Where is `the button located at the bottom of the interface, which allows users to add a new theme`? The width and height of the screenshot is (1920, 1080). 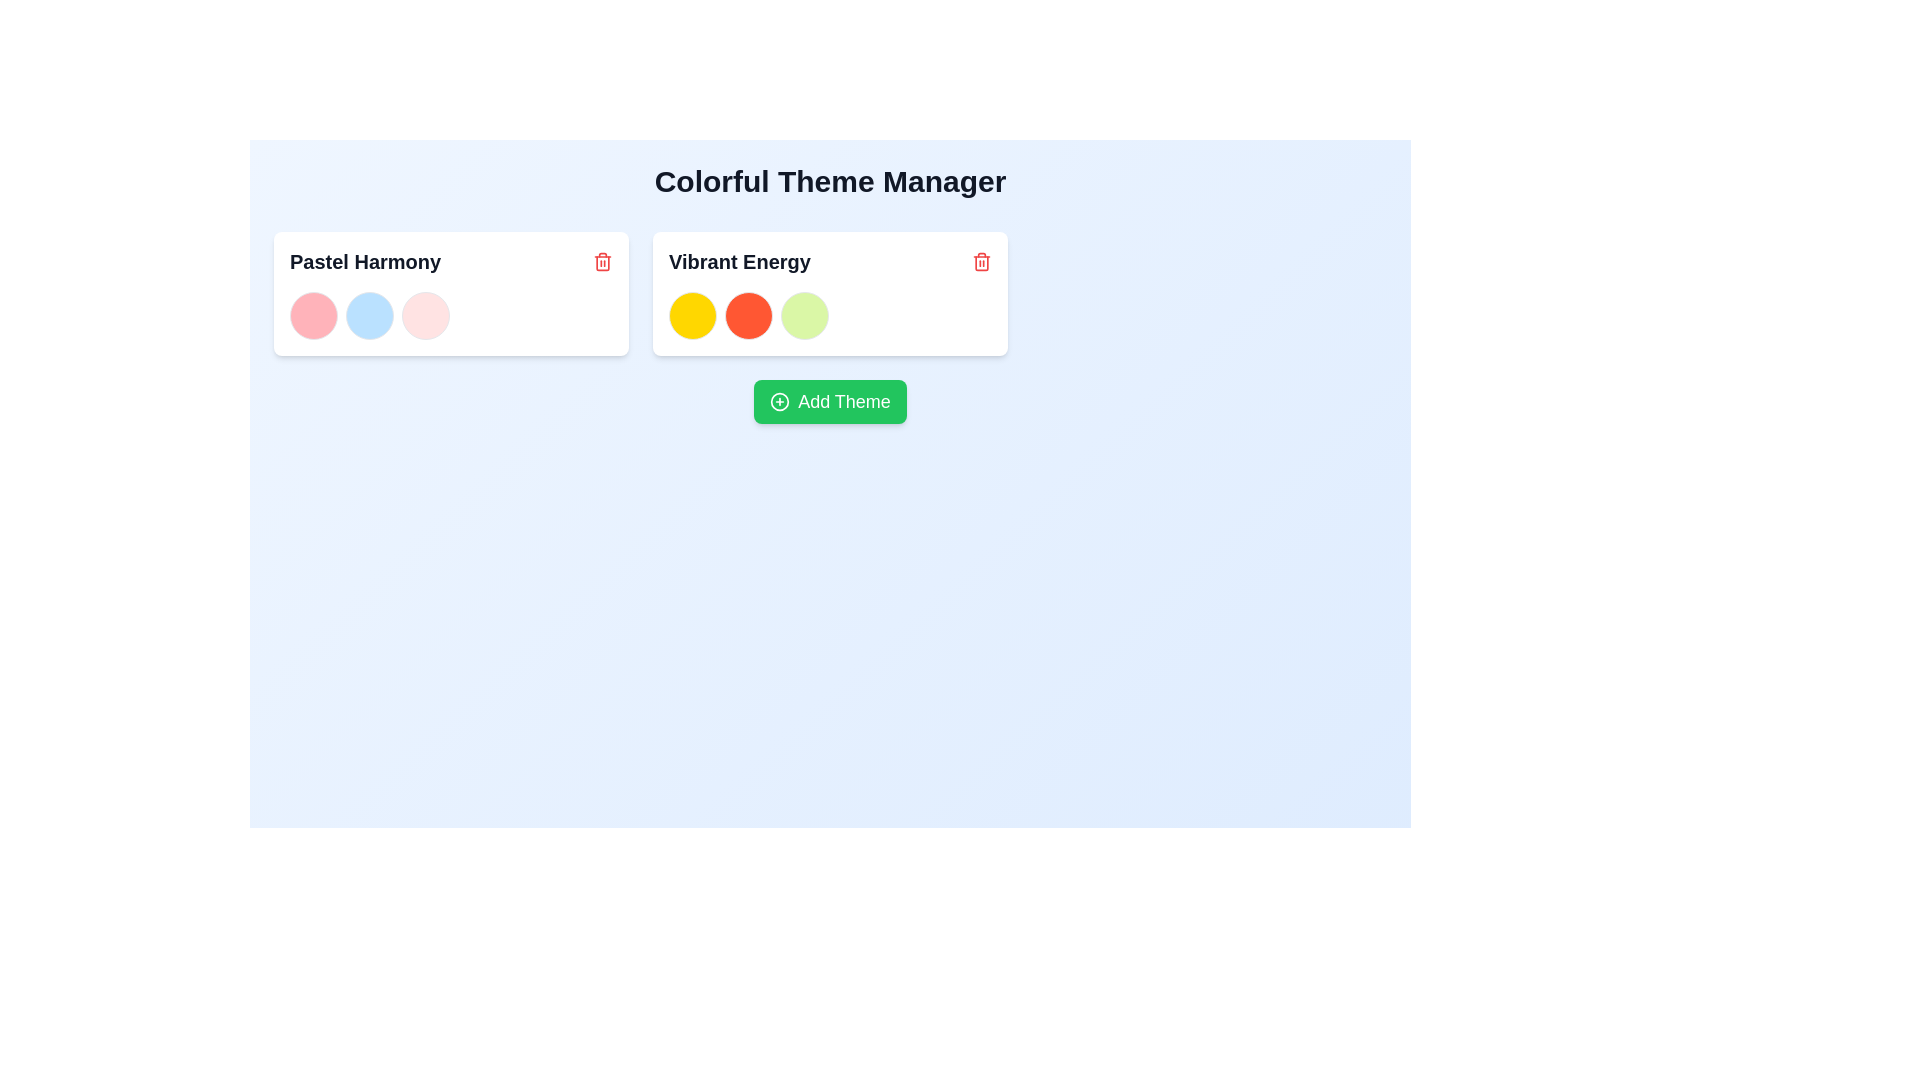 the button located at the bottom of the interface, which allows users to add a new theme is located at coordinates (830, 401).